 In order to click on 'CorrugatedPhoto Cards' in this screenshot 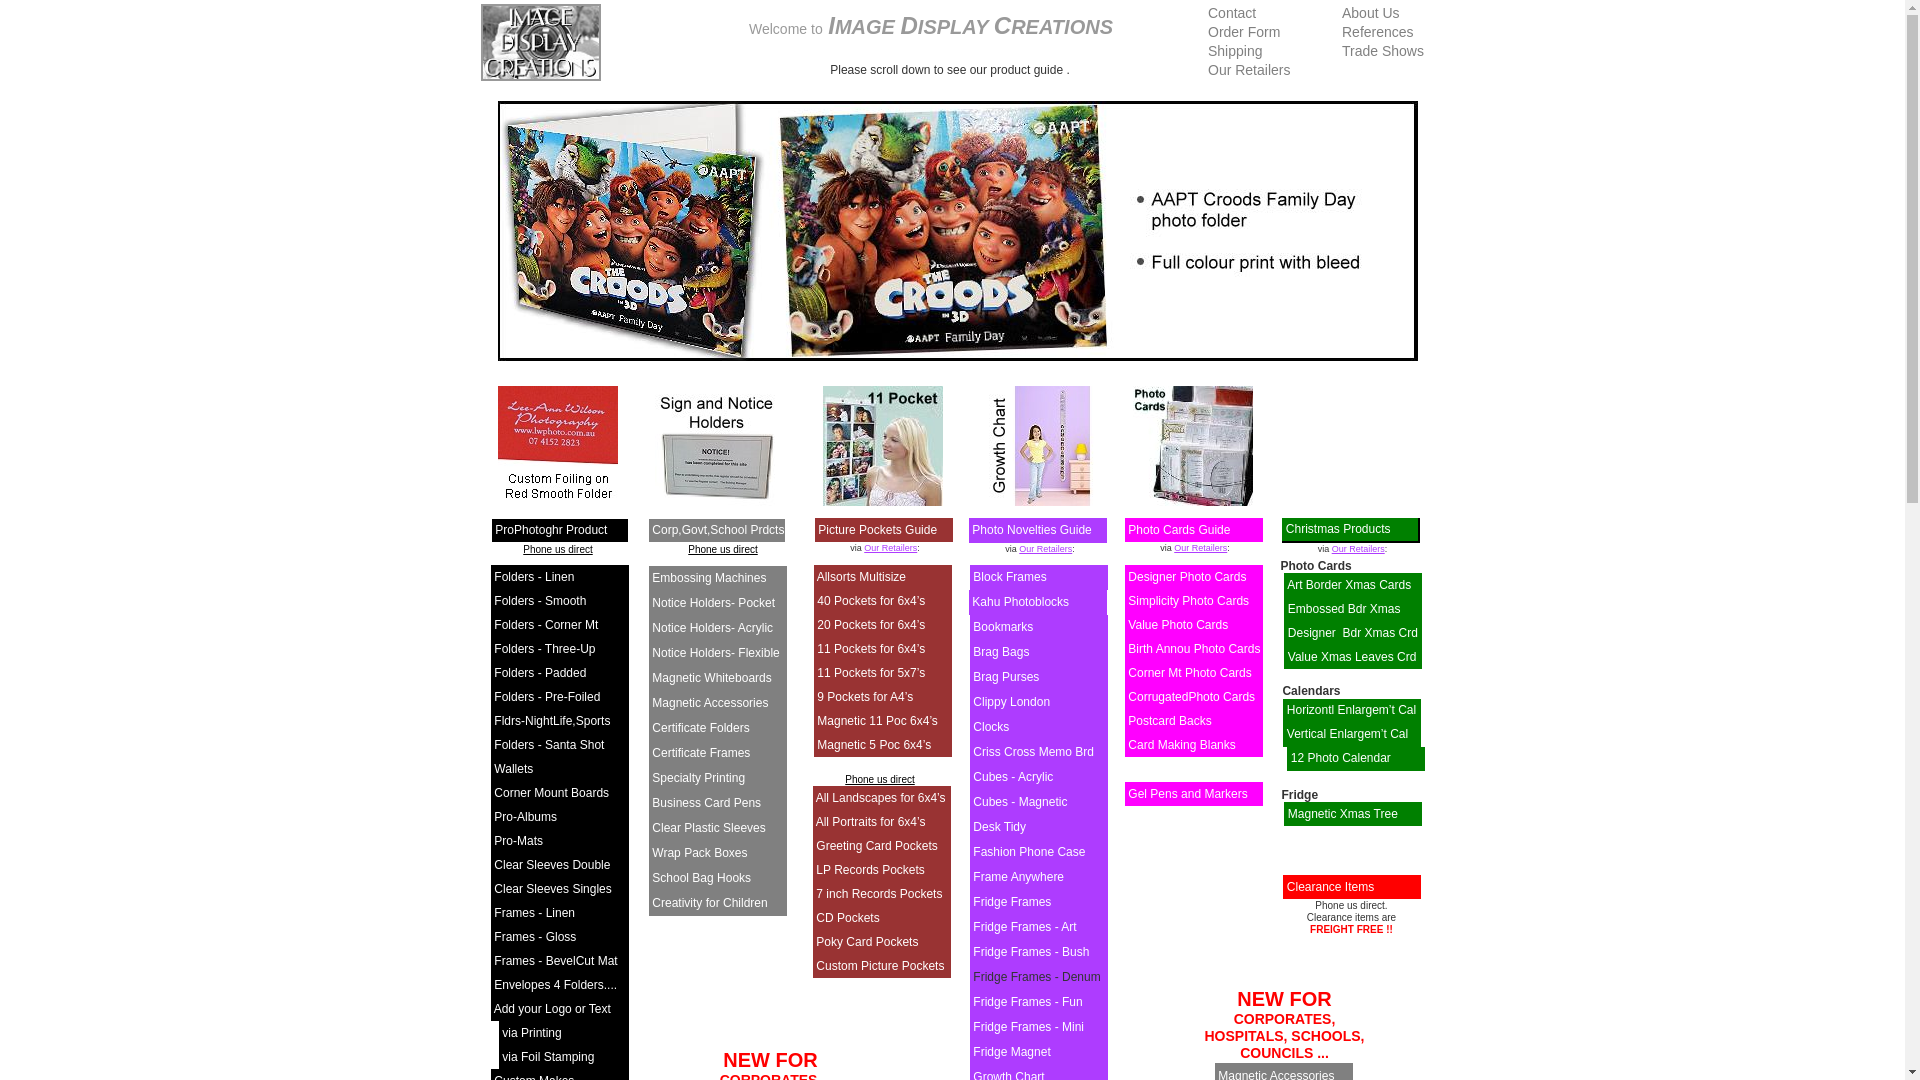, I will do `click(1191, 696)`.